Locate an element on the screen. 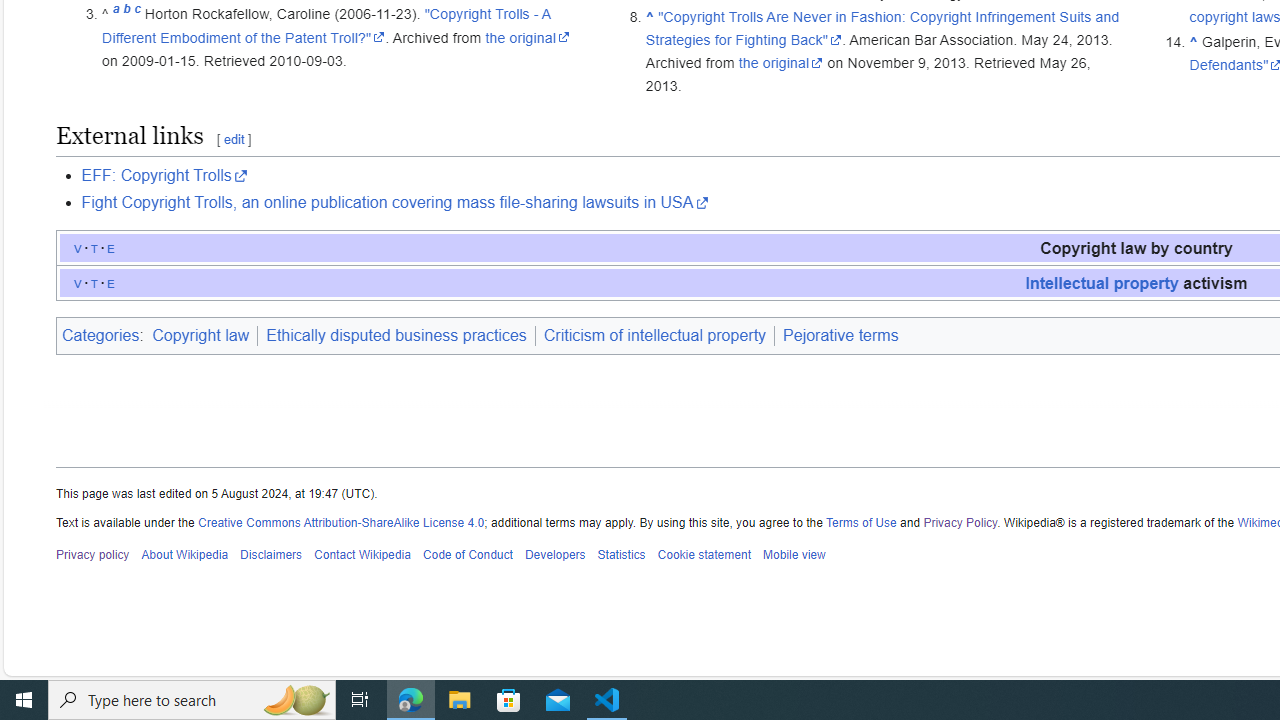  'About Wikipedia' is located at coordinates (184, 555).